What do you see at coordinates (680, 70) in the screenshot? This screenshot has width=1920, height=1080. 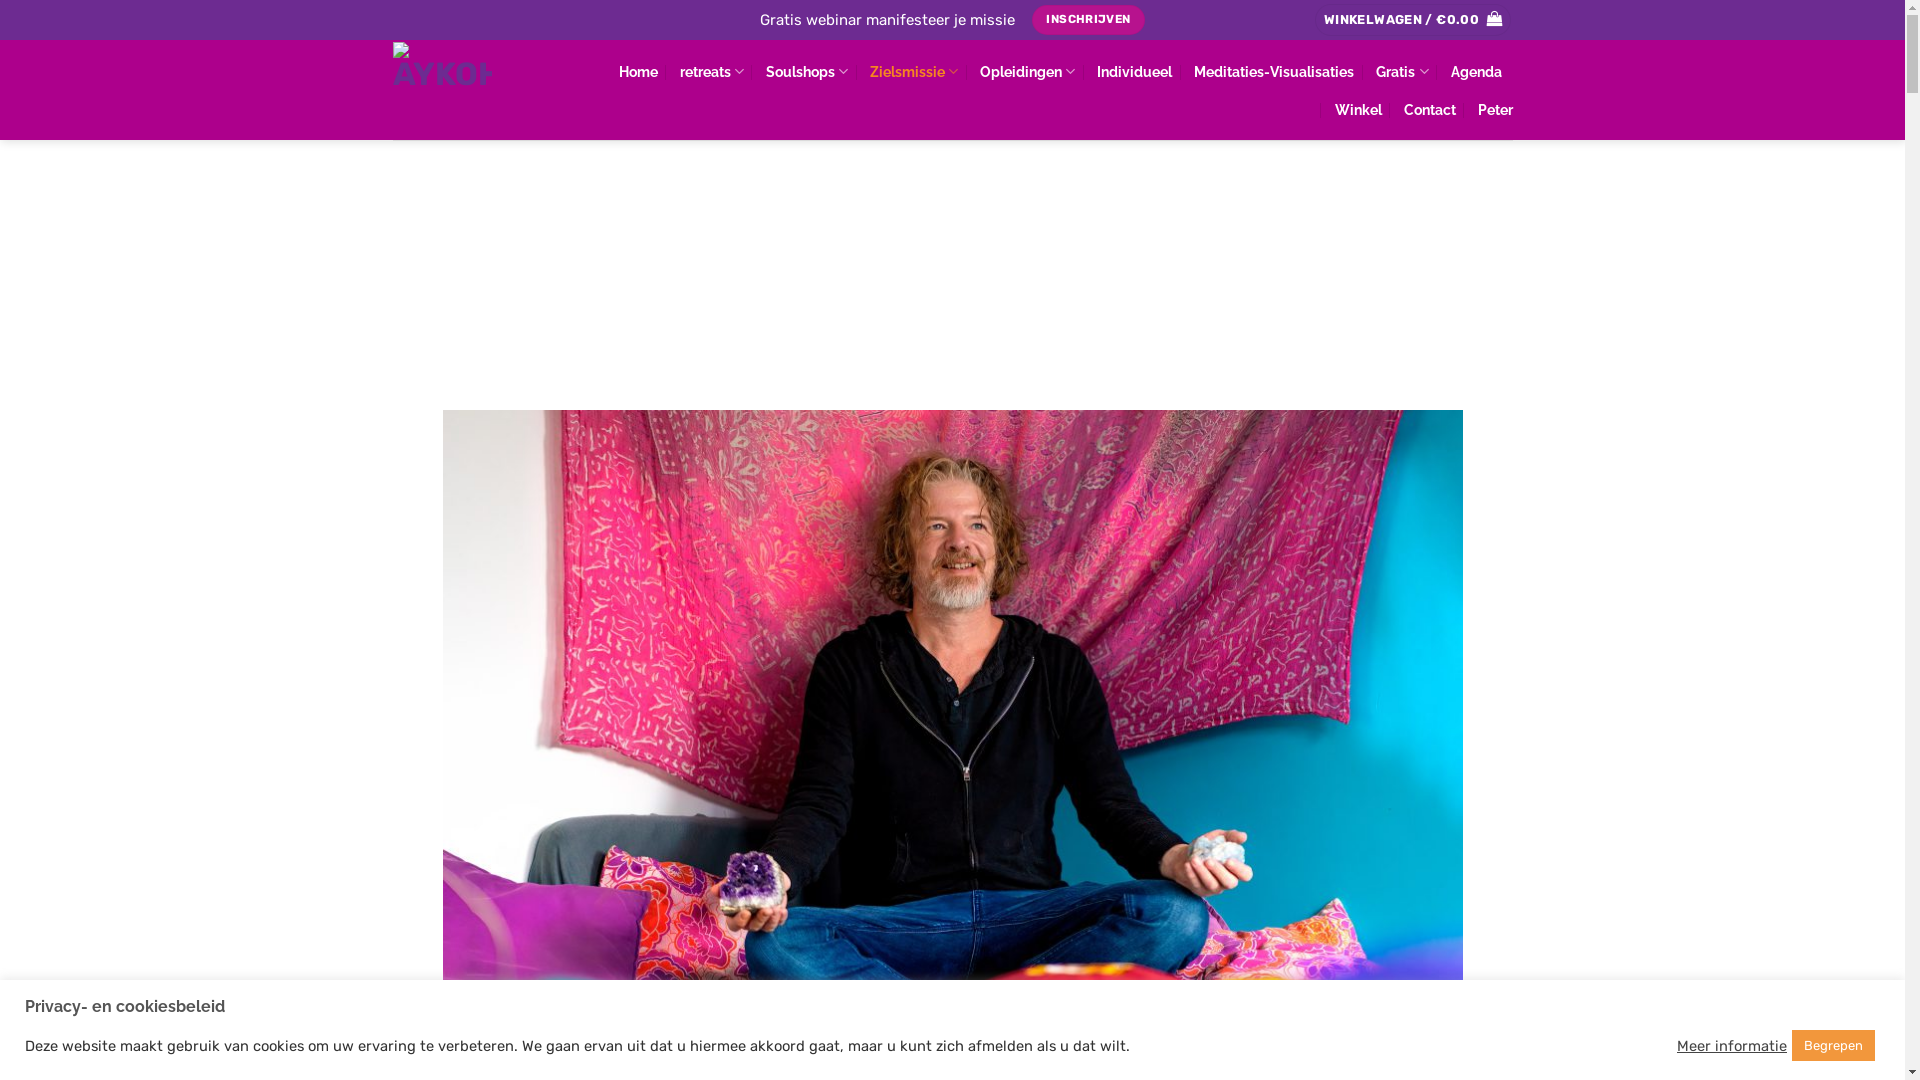 I see `'retreats'` at bounding box center [680, 70].